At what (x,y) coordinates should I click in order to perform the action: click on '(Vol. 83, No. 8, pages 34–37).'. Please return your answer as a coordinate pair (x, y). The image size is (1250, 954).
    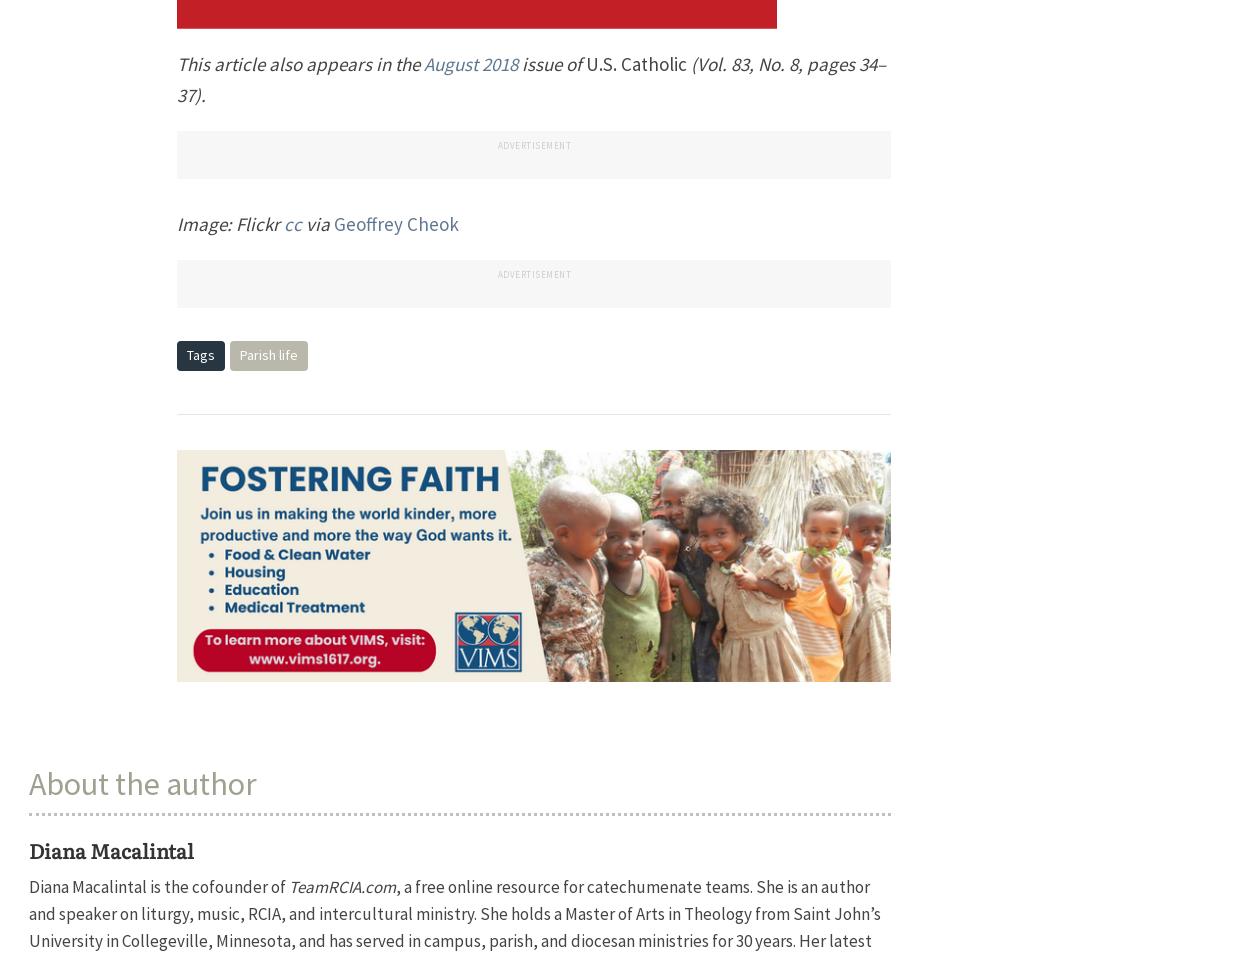
    Looking at the image, I should click on (531, 78).